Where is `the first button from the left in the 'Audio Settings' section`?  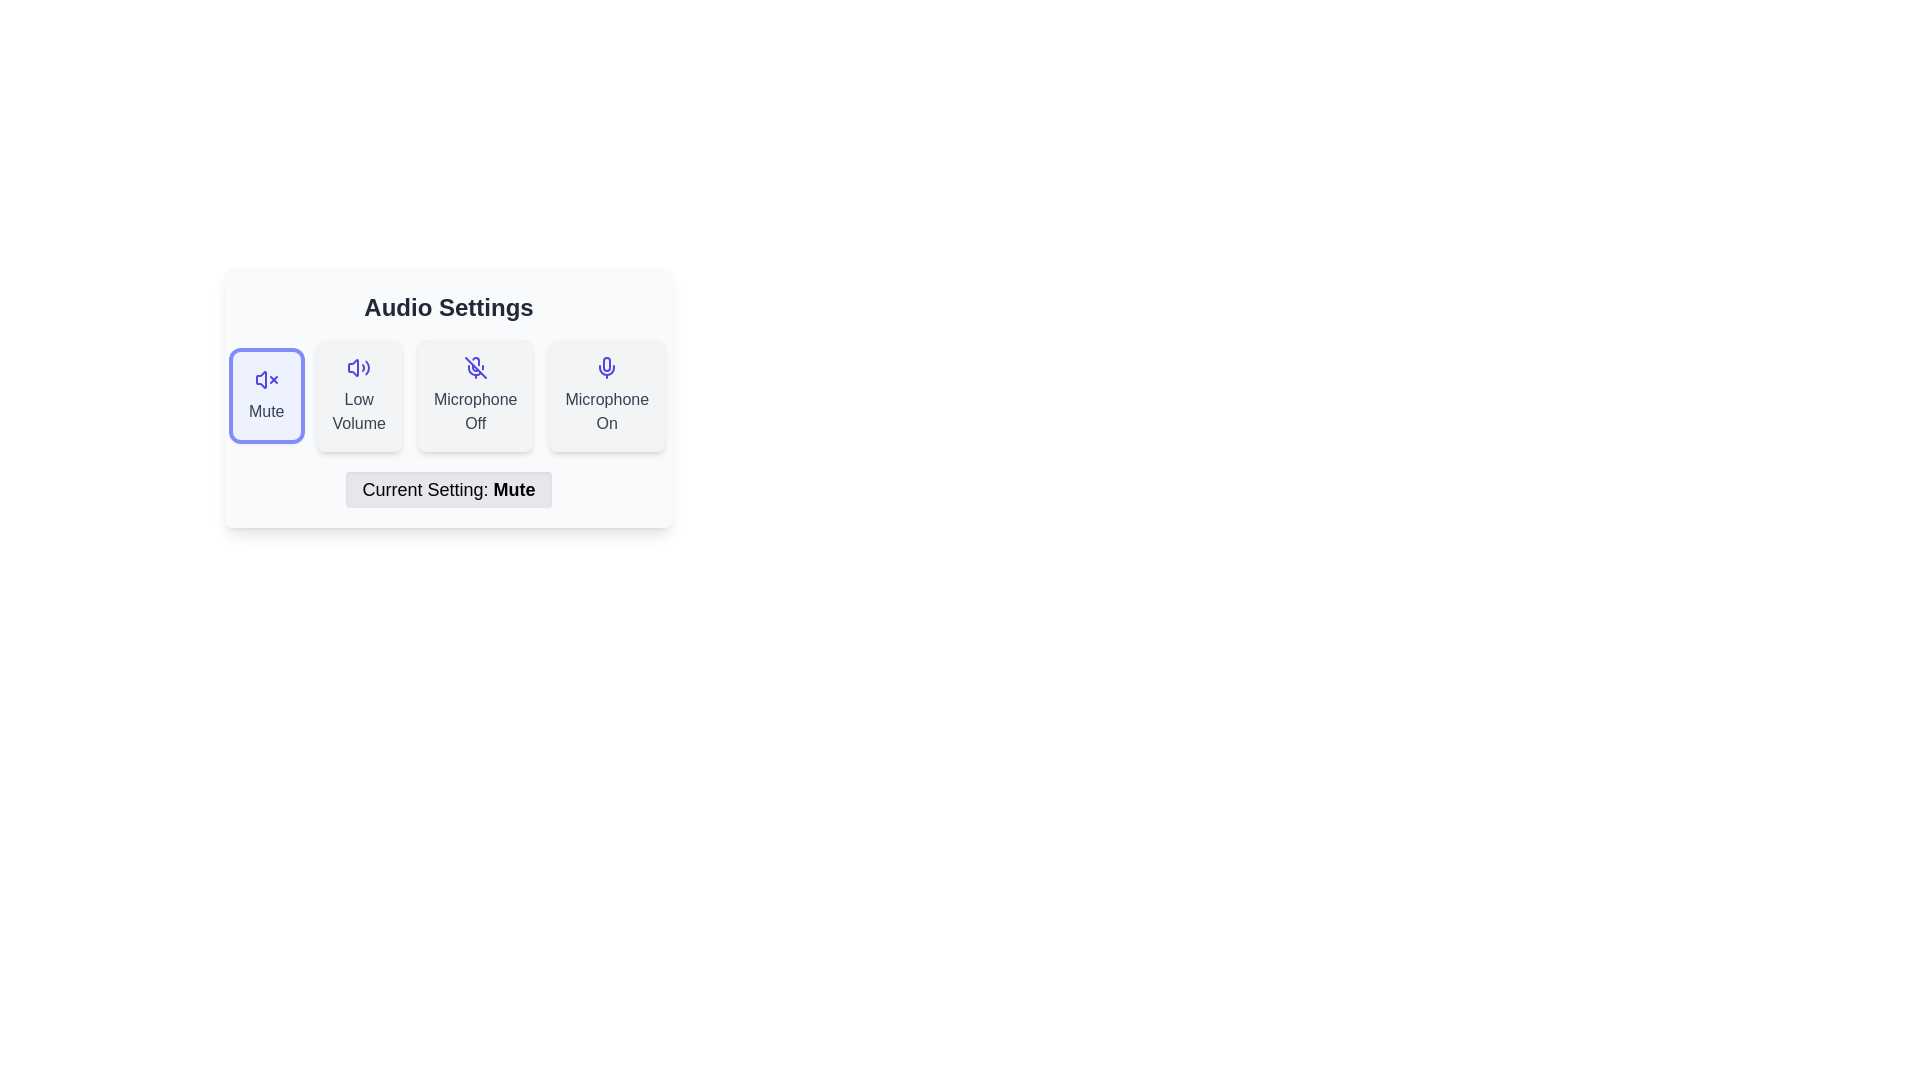
the first button from the left in the 'Audio Settings' section is located at coordinates (265, 396).